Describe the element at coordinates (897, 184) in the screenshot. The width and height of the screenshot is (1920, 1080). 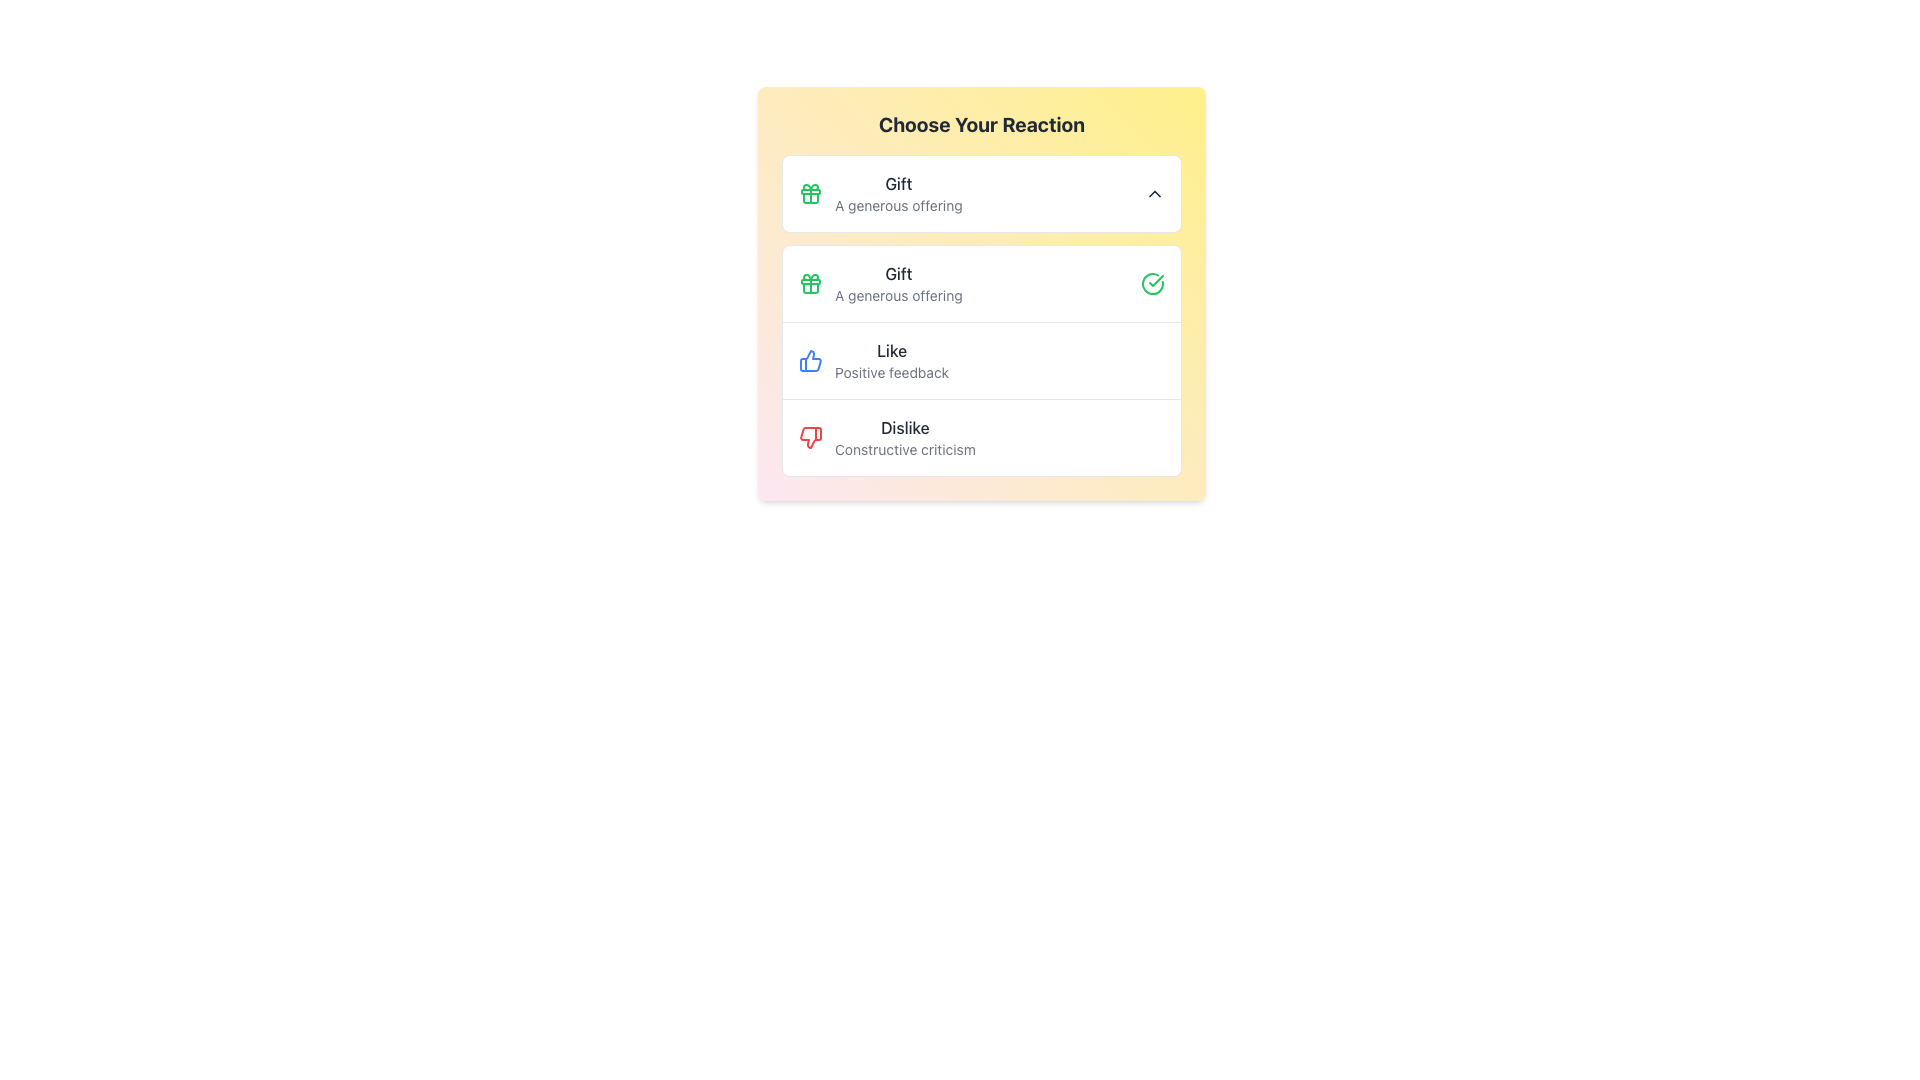
I see `the 'Gift' text label, which serves as a title for the gift reaction option, located at the top of the selection items` at that location.